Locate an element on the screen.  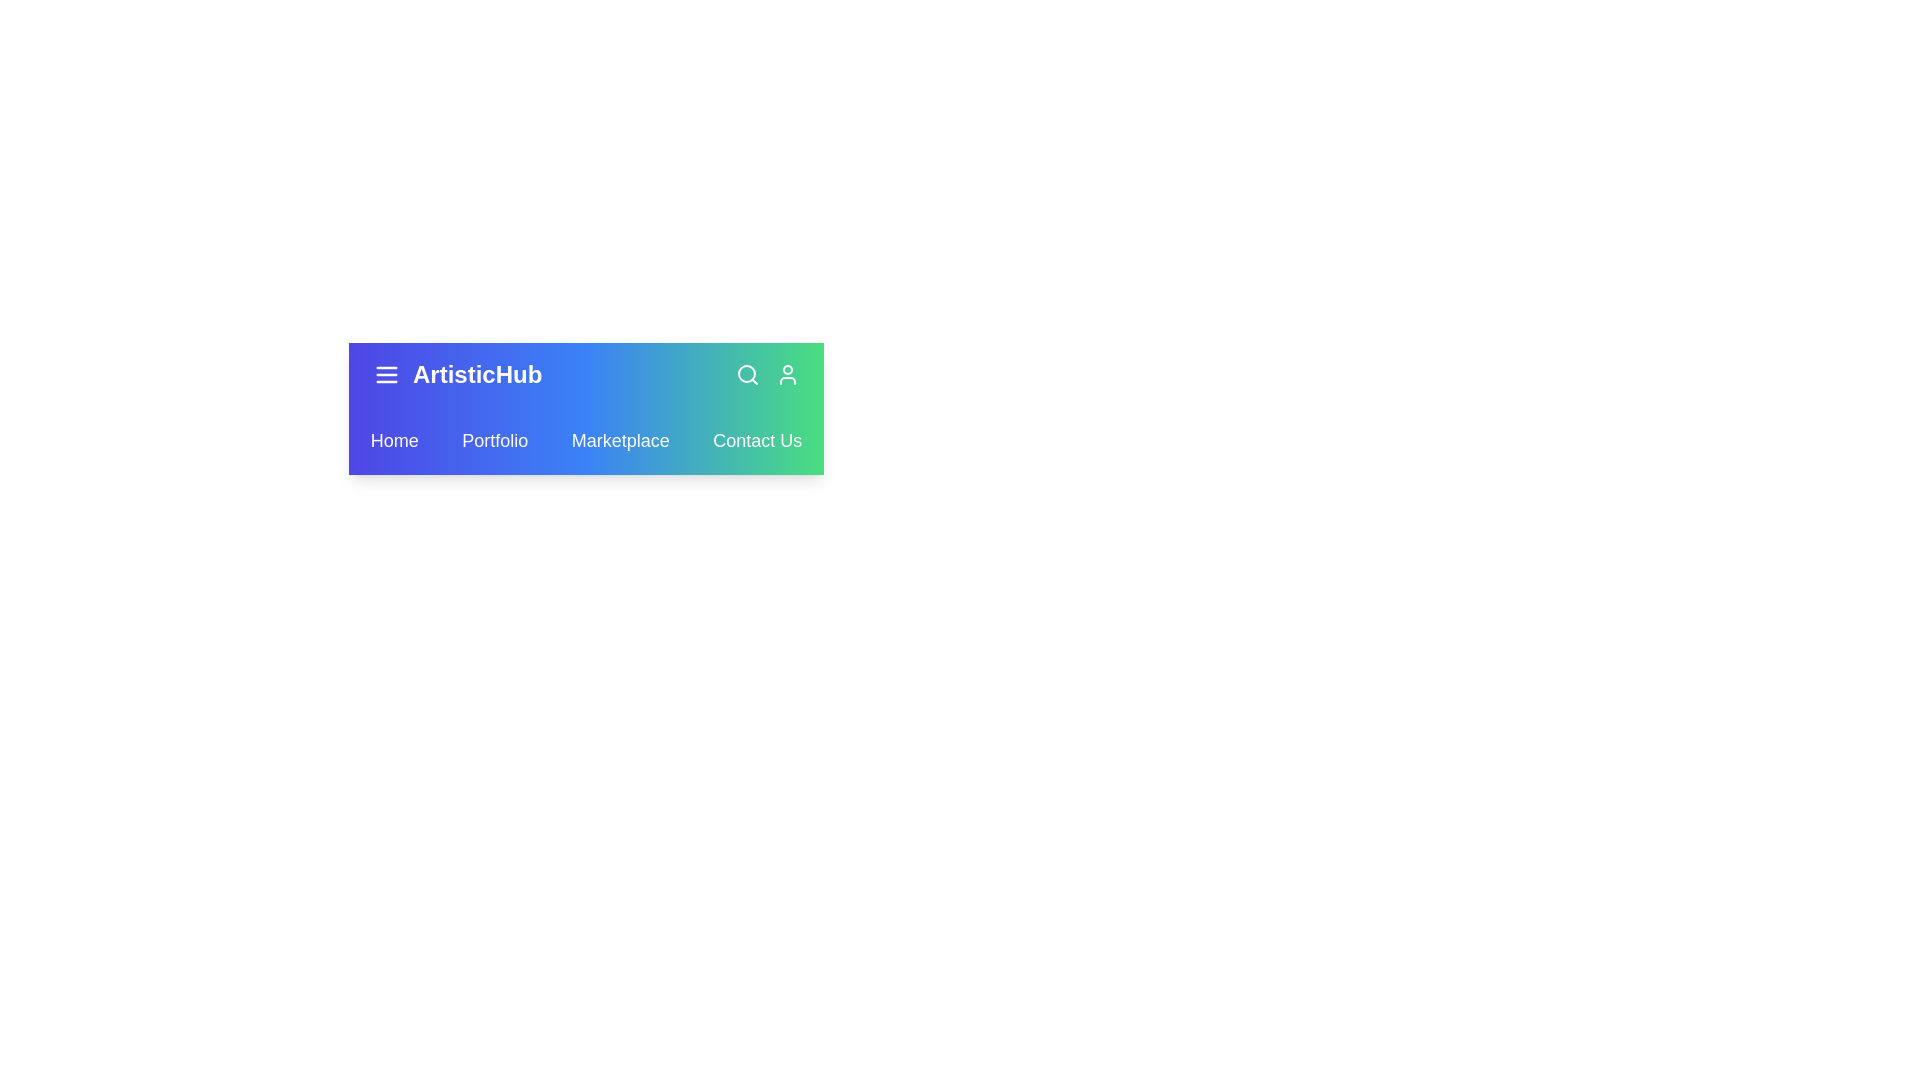
the menu icon to toggle the menu visibility is located at coordinates (387, 374).